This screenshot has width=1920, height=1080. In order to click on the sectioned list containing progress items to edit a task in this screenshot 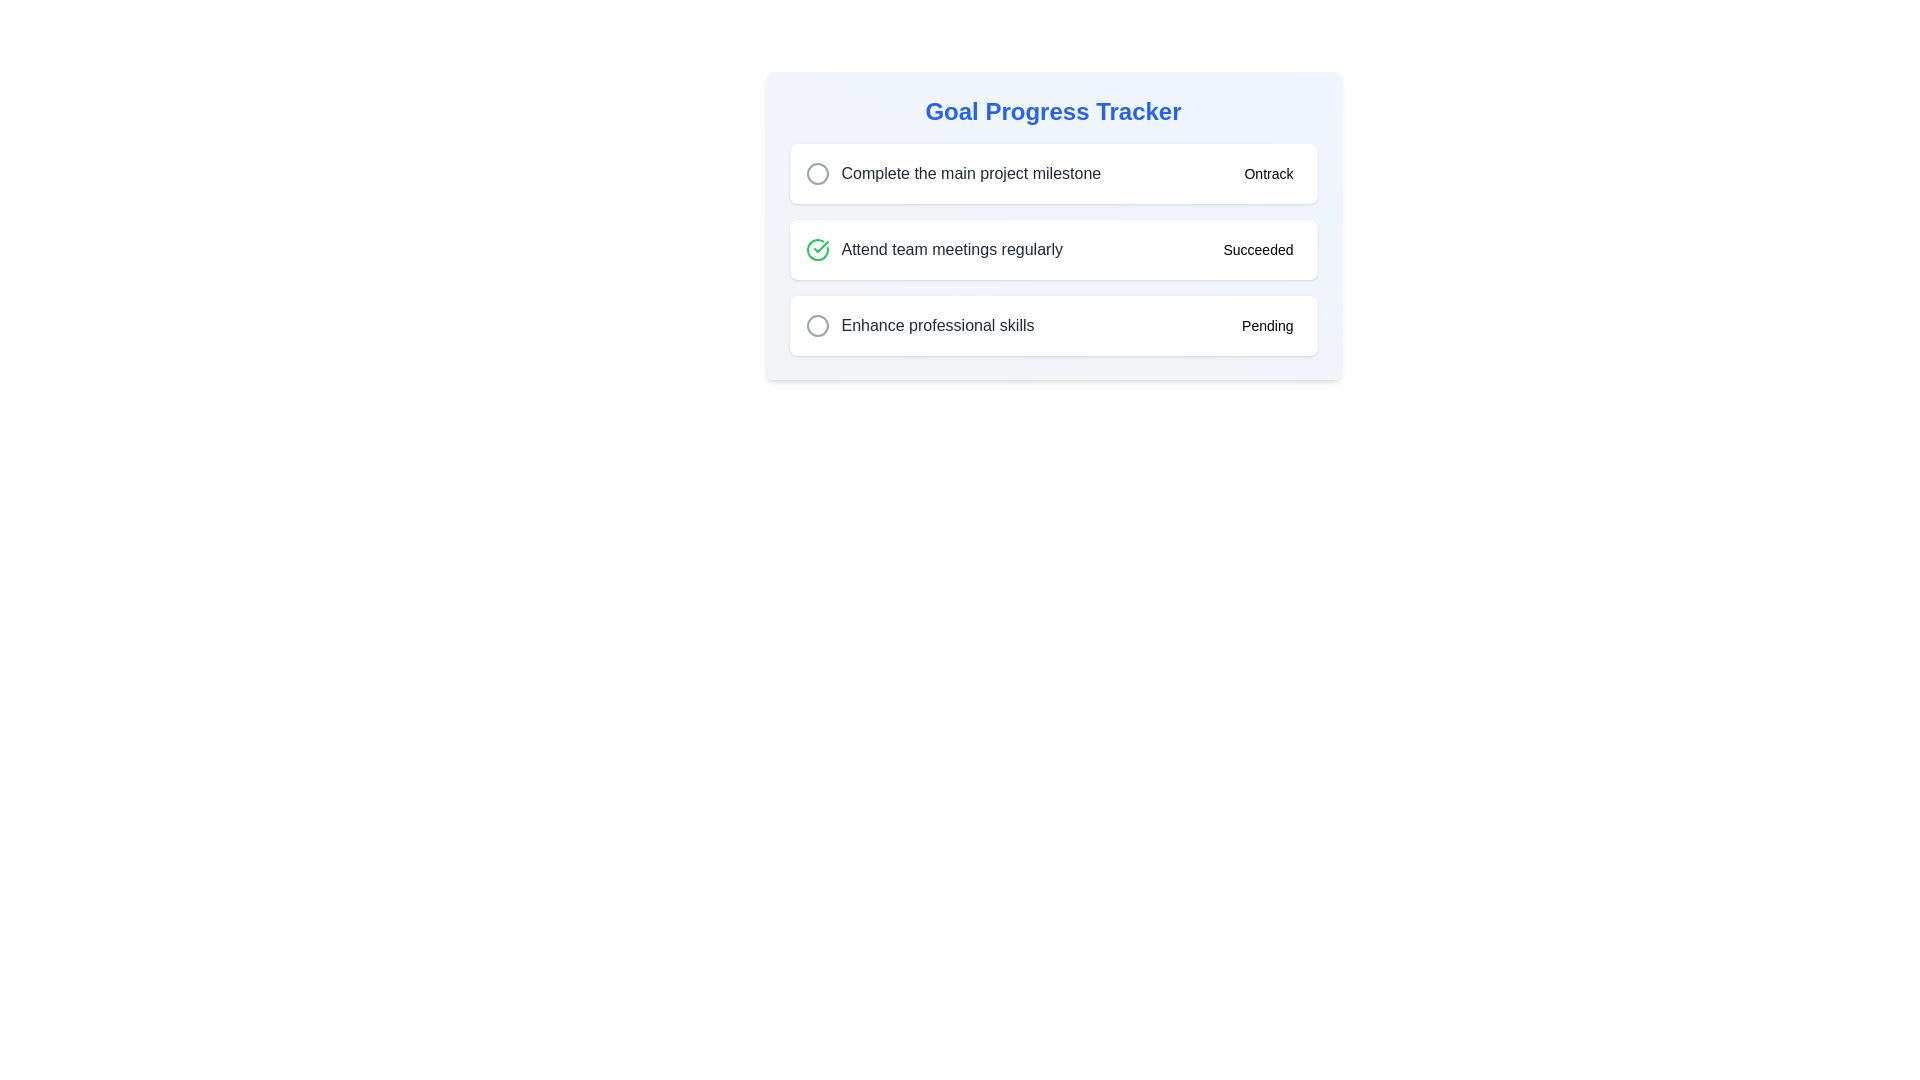, I will do `click(1052, 249)`.